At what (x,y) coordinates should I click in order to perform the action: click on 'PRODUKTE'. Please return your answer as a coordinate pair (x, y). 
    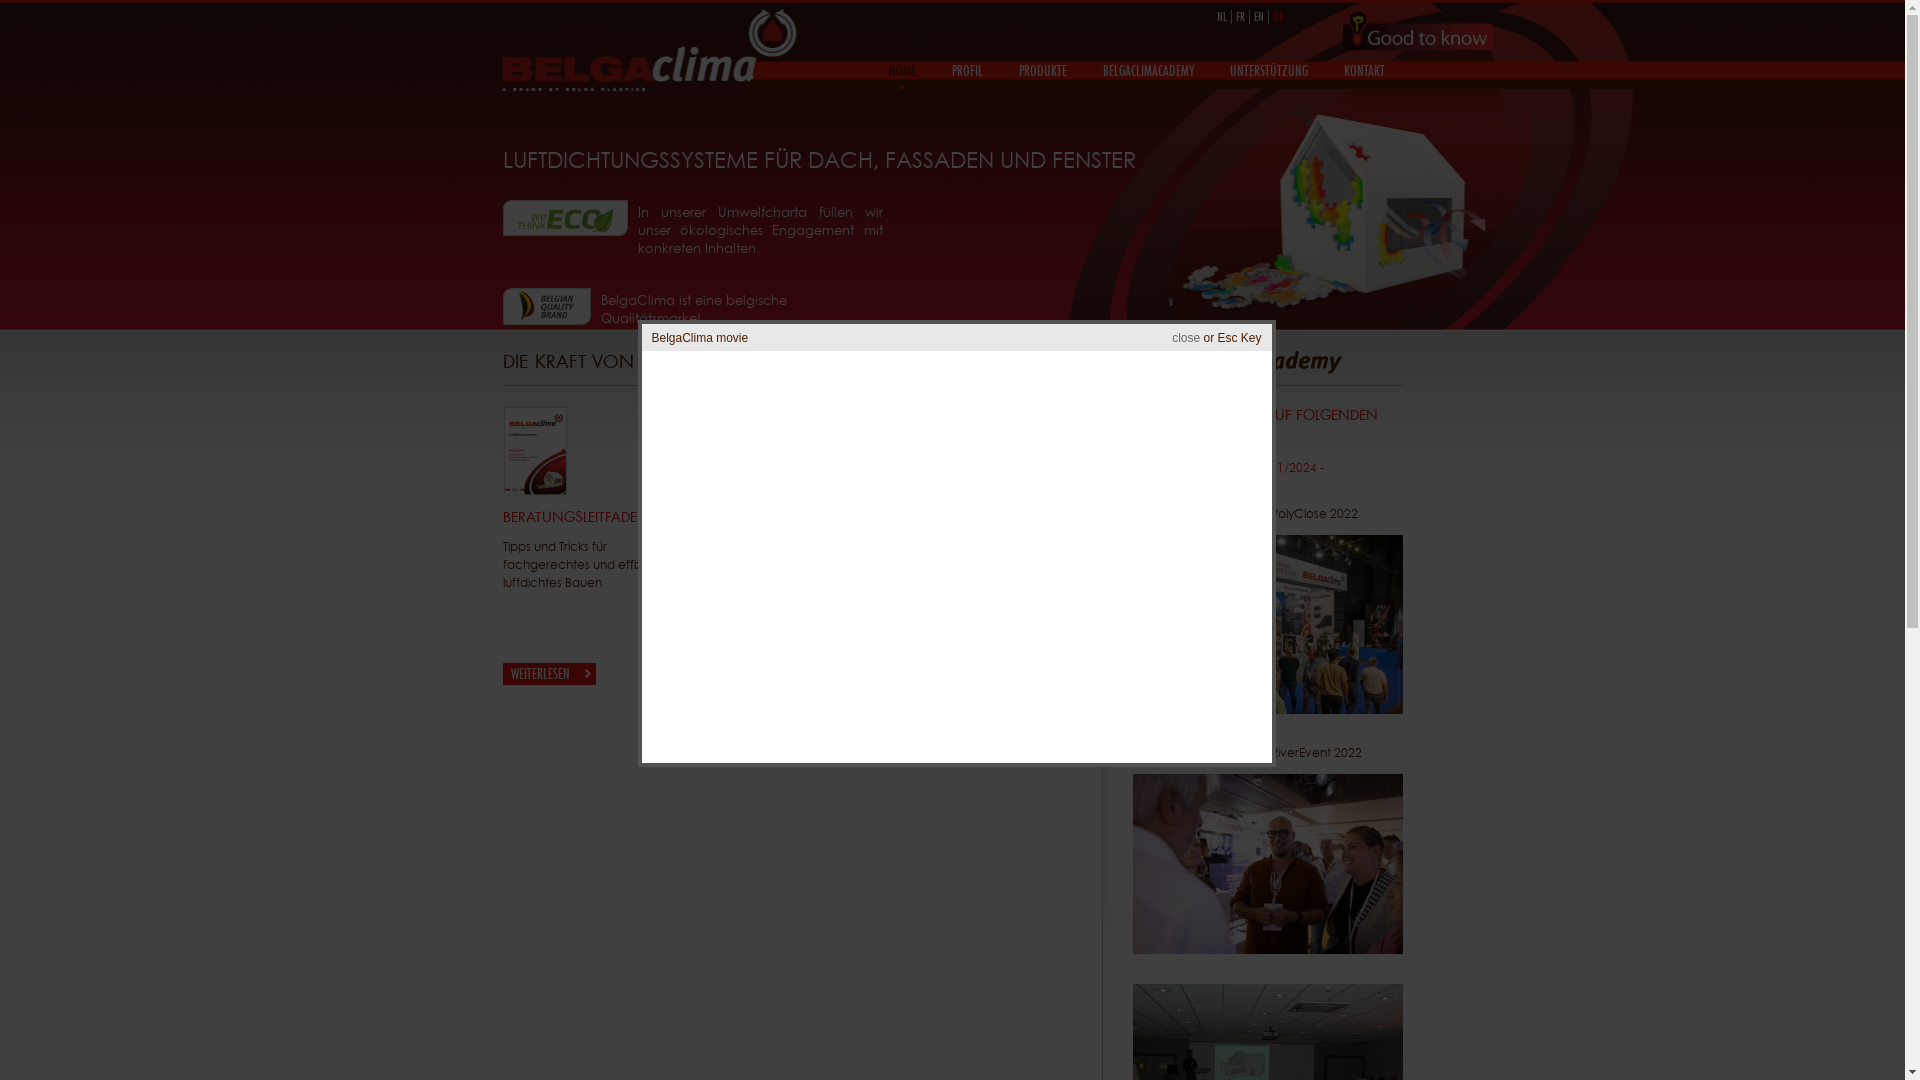
    Looking at the image, I should click on (1040, 69).